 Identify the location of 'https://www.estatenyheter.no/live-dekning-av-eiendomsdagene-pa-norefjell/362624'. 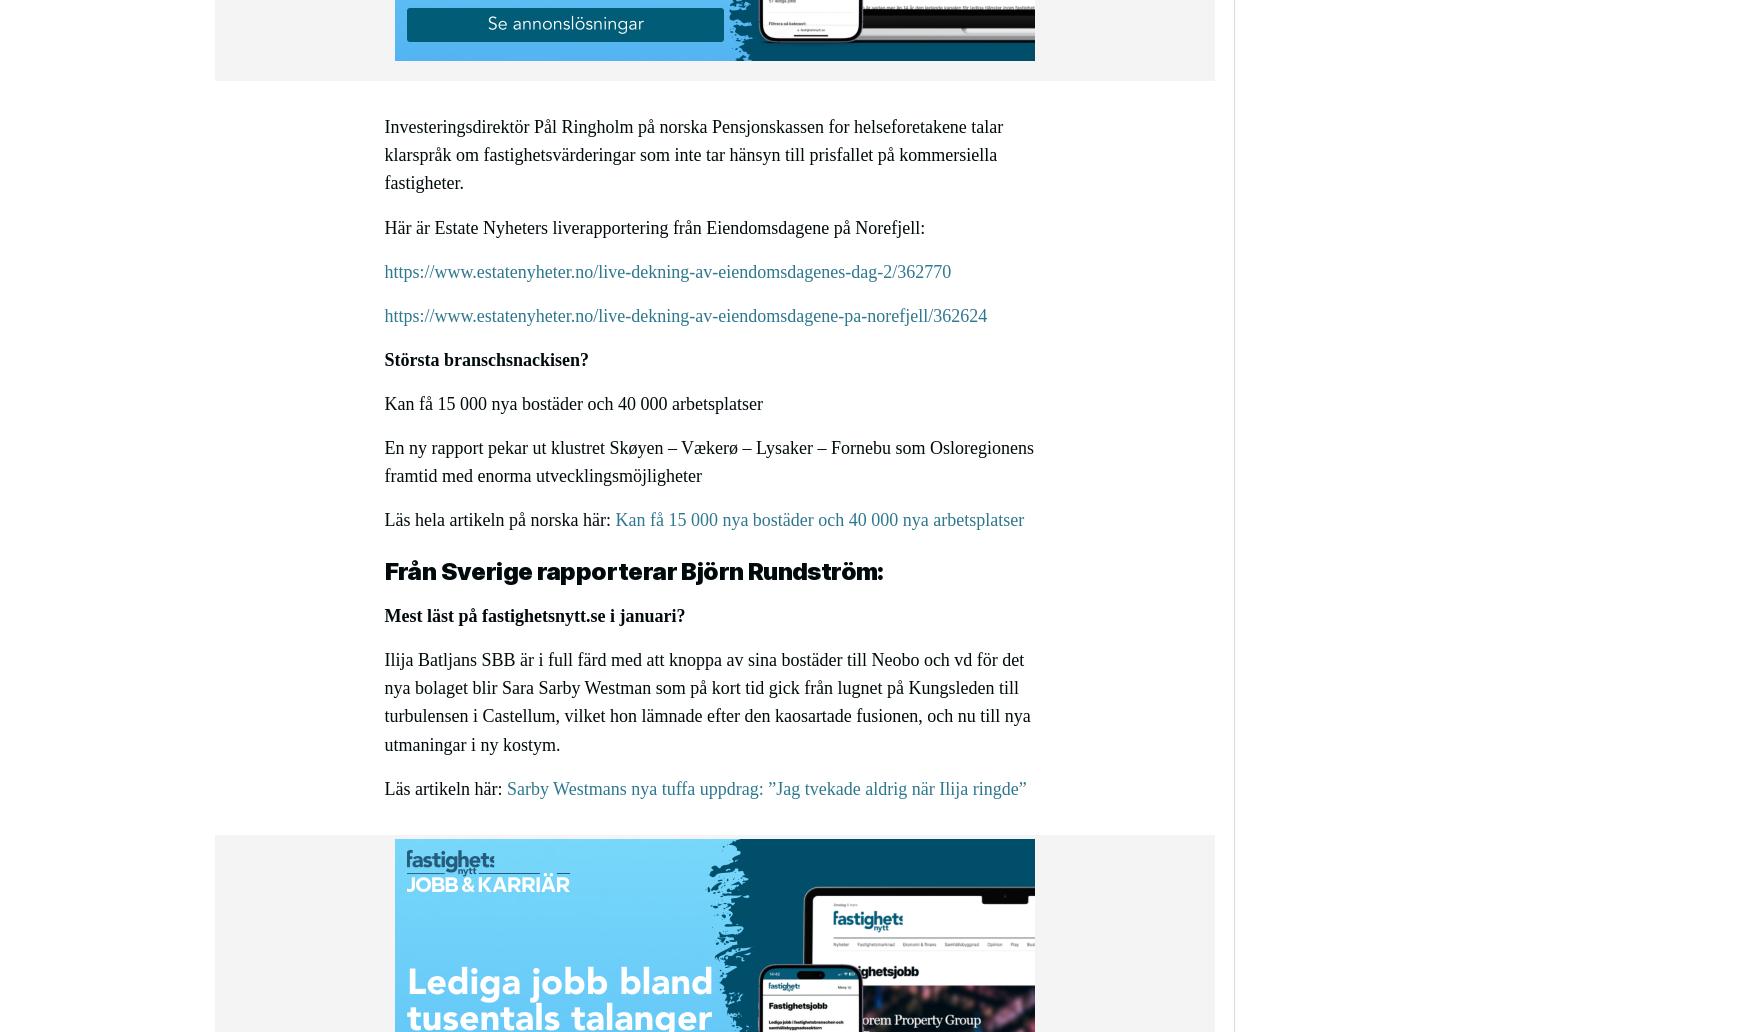
(684, 314).